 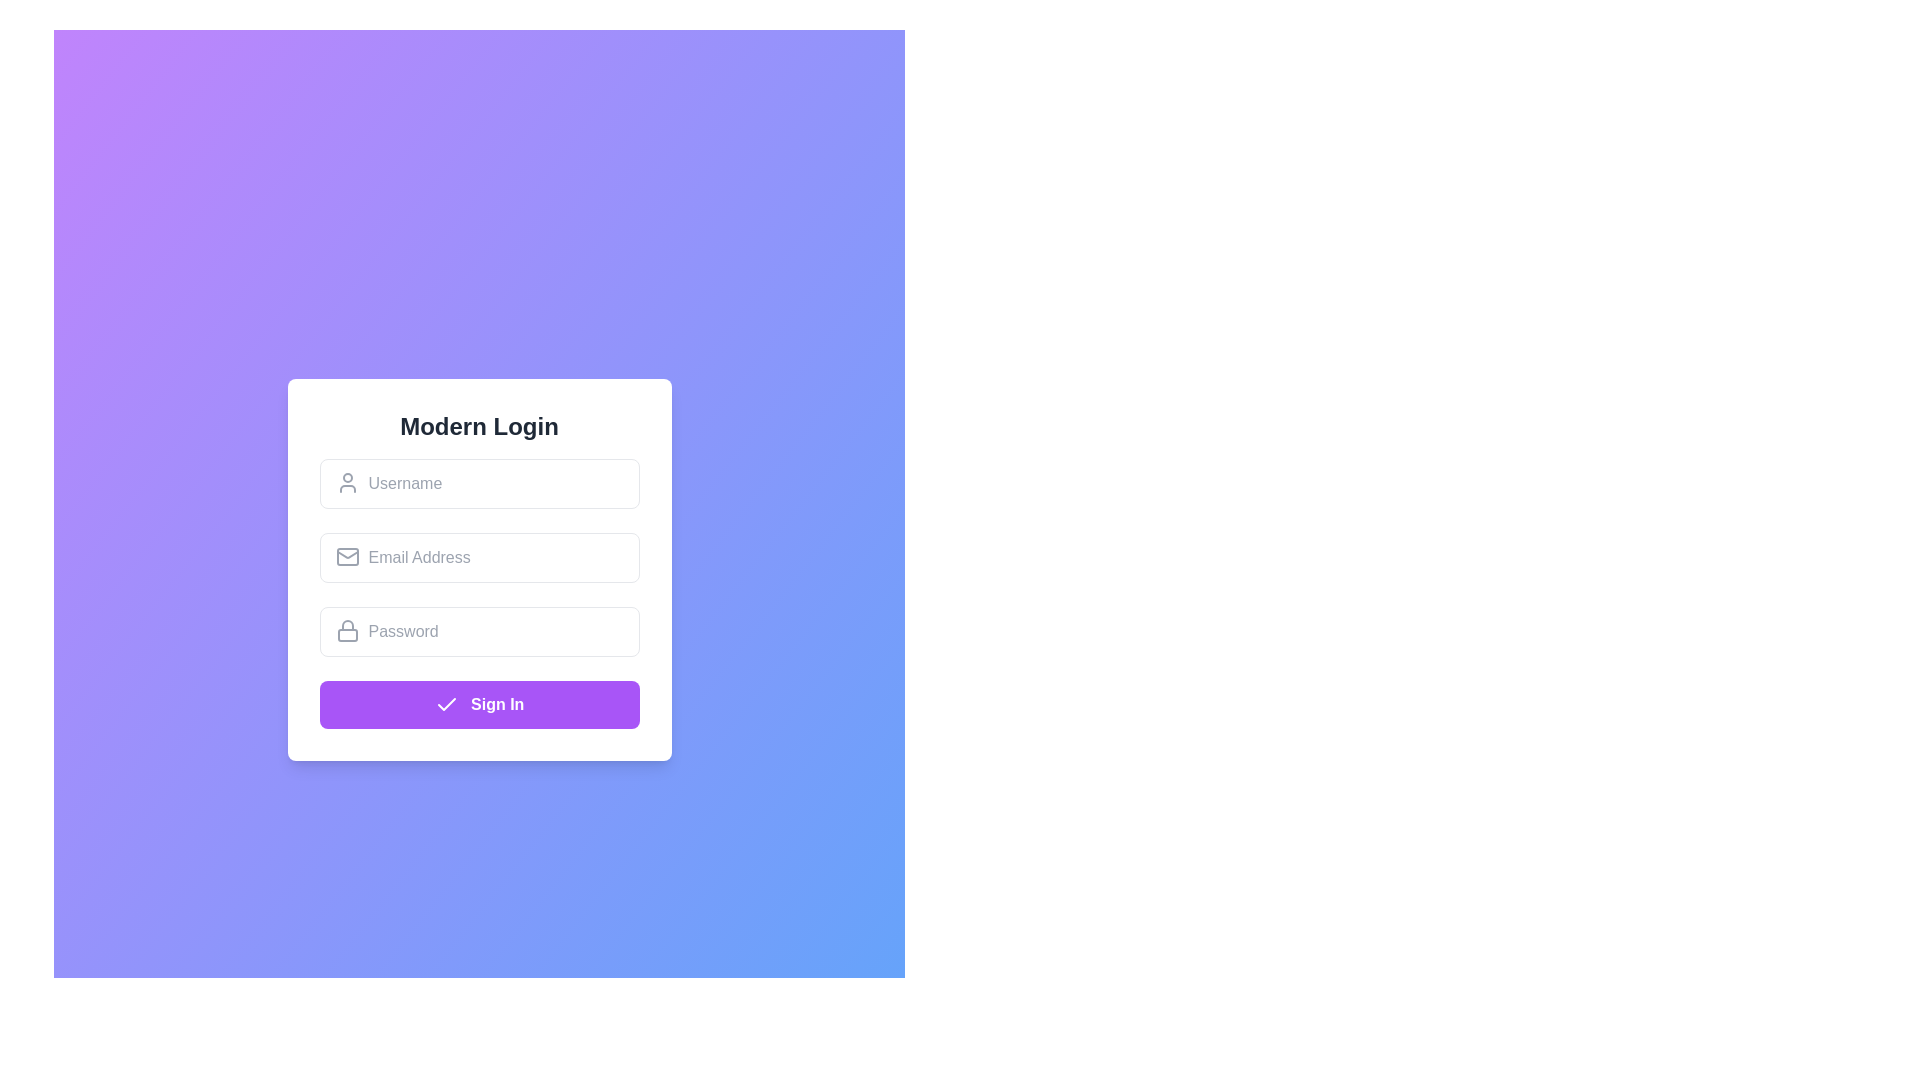 What do you see at coordinates (347, 482) in the screenshot?
I see `the user profile icon, which is a minimalistic gray outline positioned to the left of the 'Username' input field in the login form` at bounding box center [347, 482].